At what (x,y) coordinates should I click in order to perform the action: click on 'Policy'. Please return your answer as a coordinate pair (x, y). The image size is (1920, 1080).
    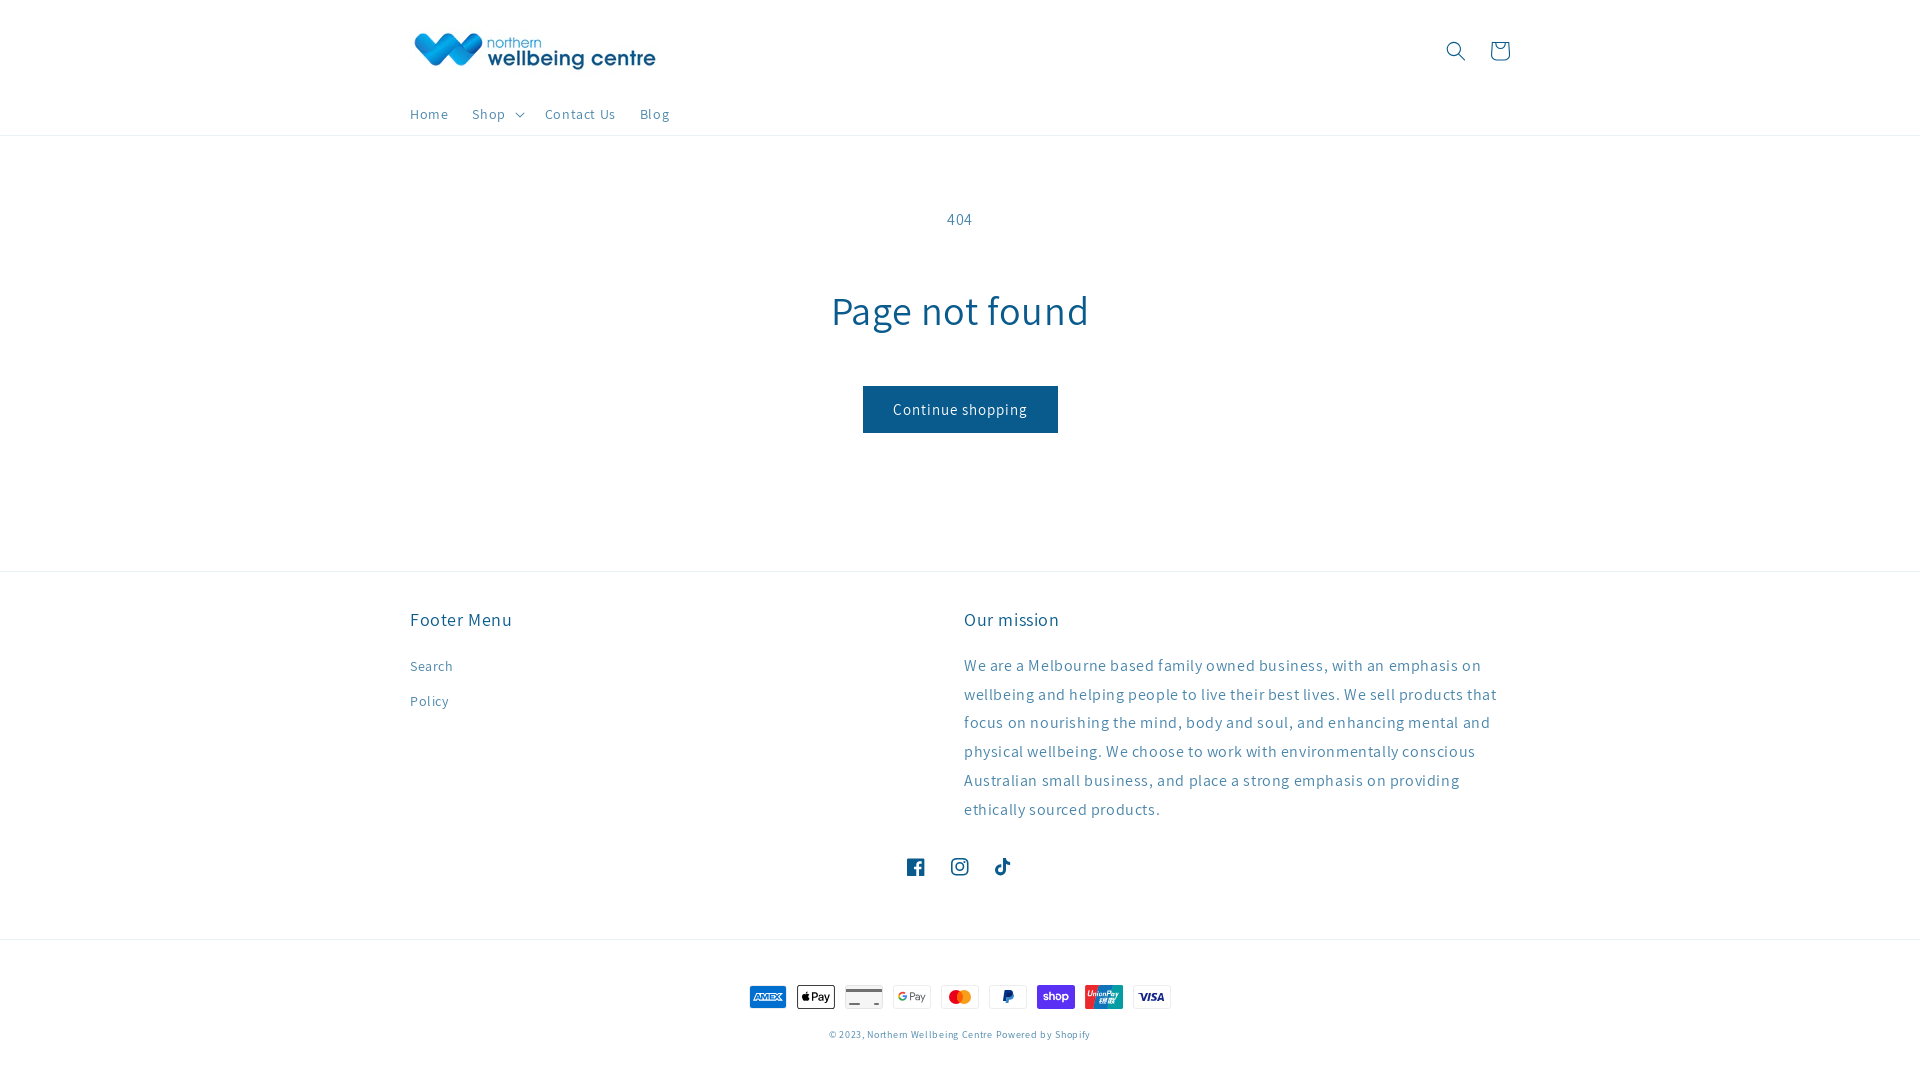
    Looking at the image, I should click on (428, 700).